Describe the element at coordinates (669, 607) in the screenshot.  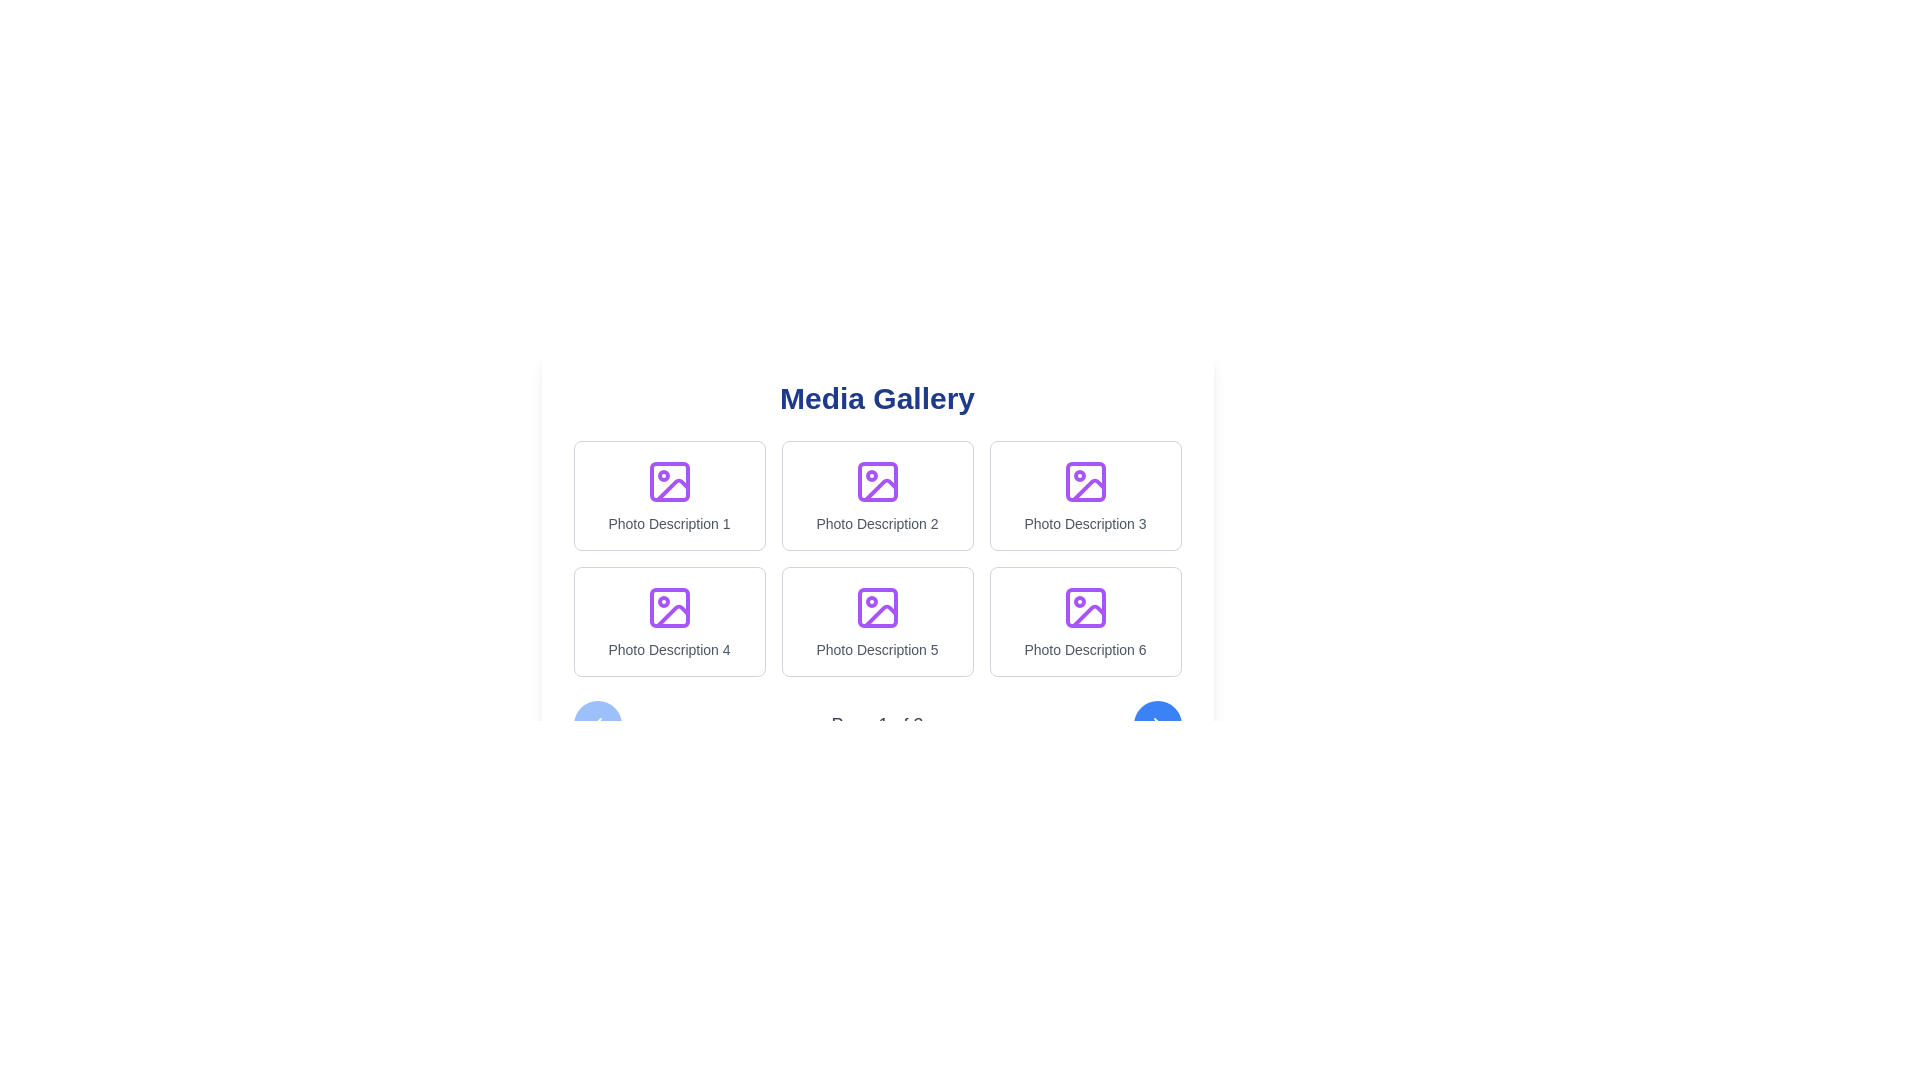
I see `the rounded rectangle graphical decoration element within the 'Media Gallery' grid, specifically in the fourth thumbnail corresponding to 'Photo Description 4'` at that location.